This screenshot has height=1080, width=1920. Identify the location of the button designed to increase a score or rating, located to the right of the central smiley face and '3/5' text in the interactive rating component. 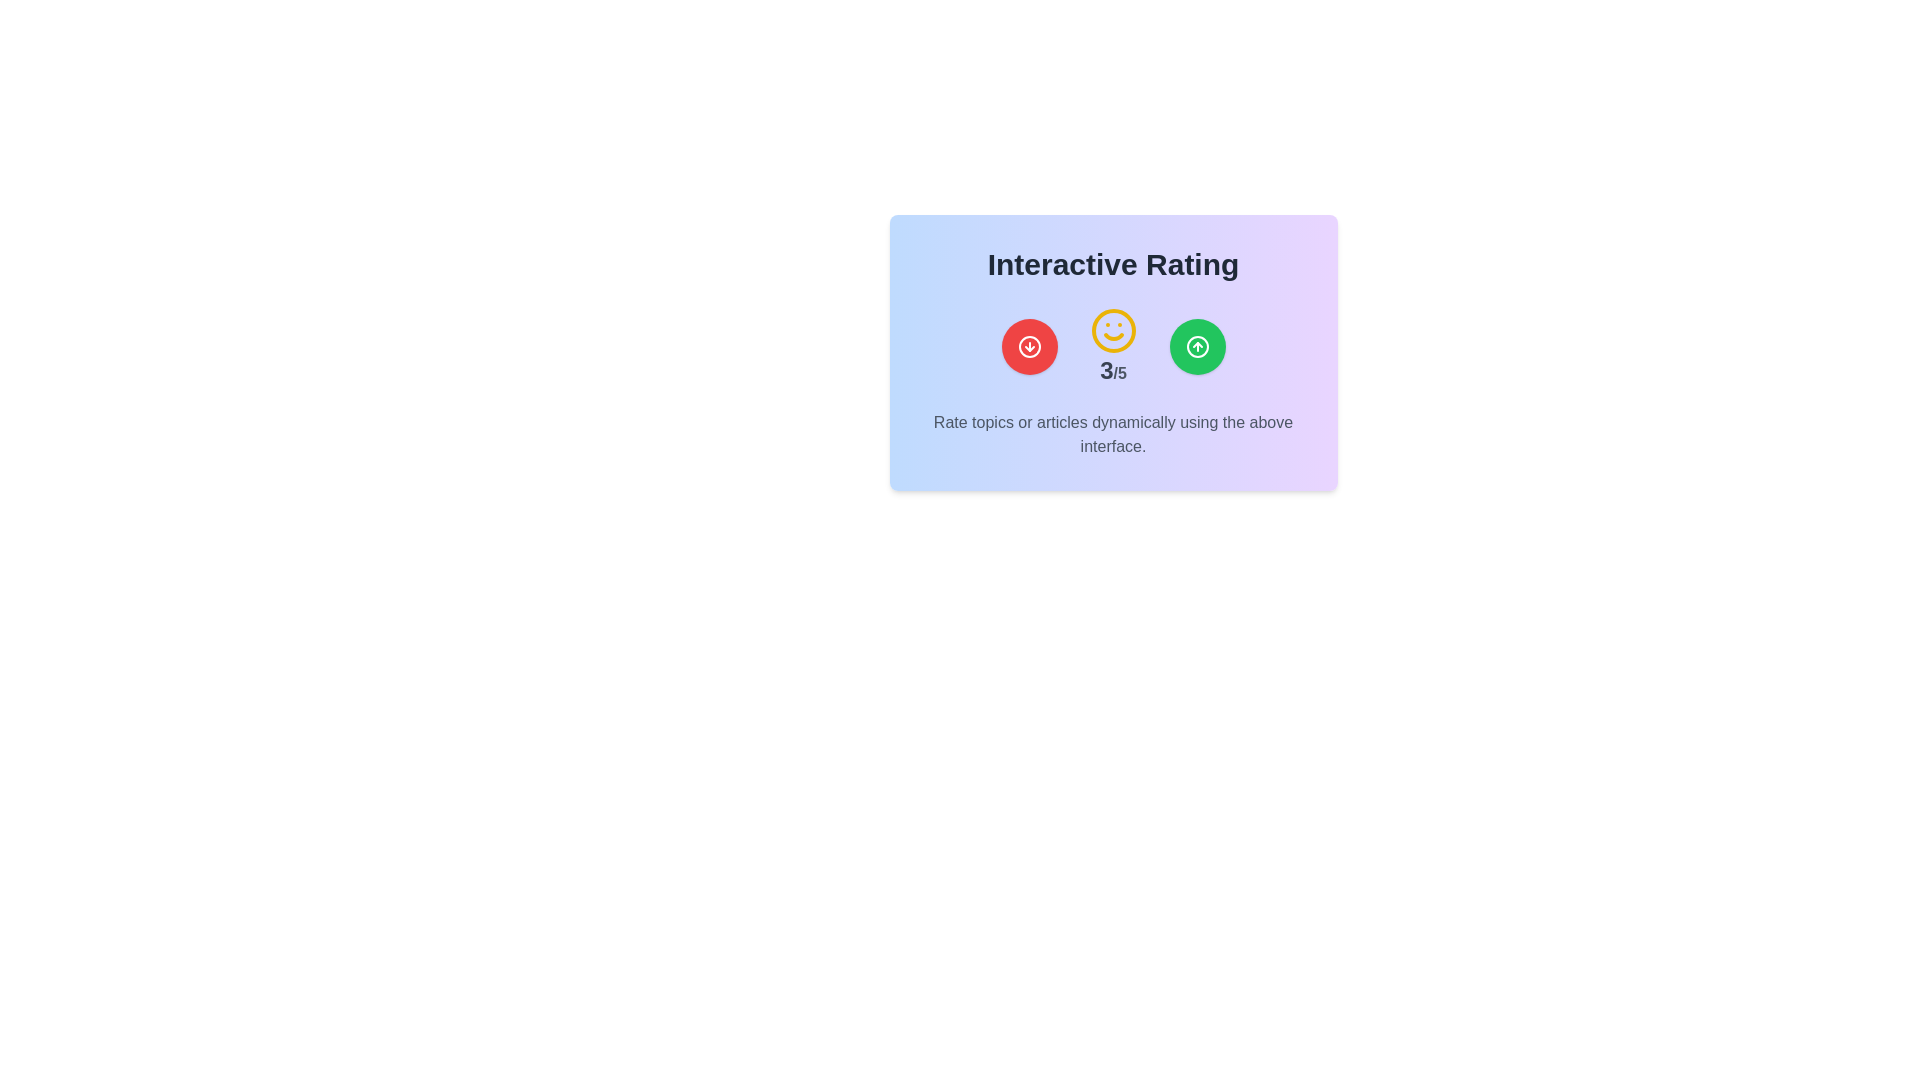
(1197, 346).